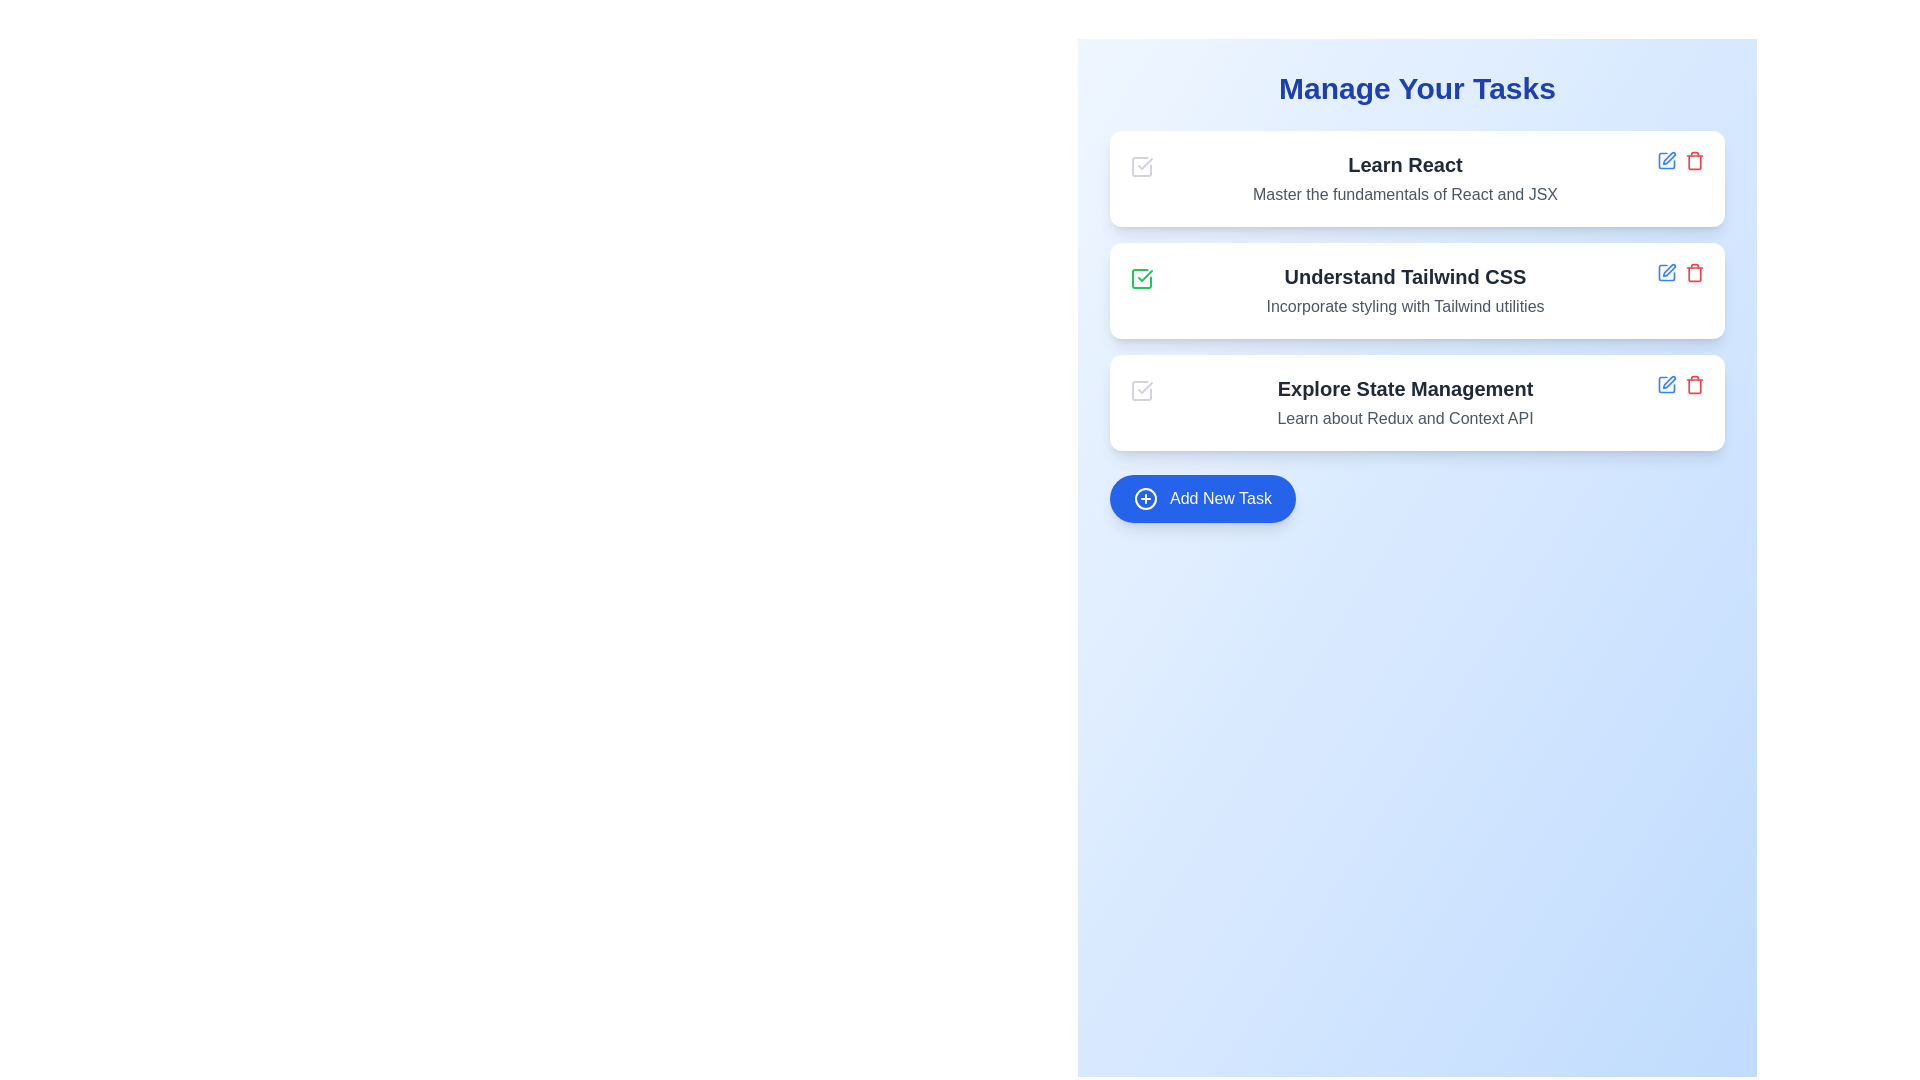 The width and height of the screenshot is (1920, 1080). Describe the element at coordinates (1202, 497) in the screenshot. I see `the 'Add Task' button located in the 'Manage Your Tasks' section` at that location.